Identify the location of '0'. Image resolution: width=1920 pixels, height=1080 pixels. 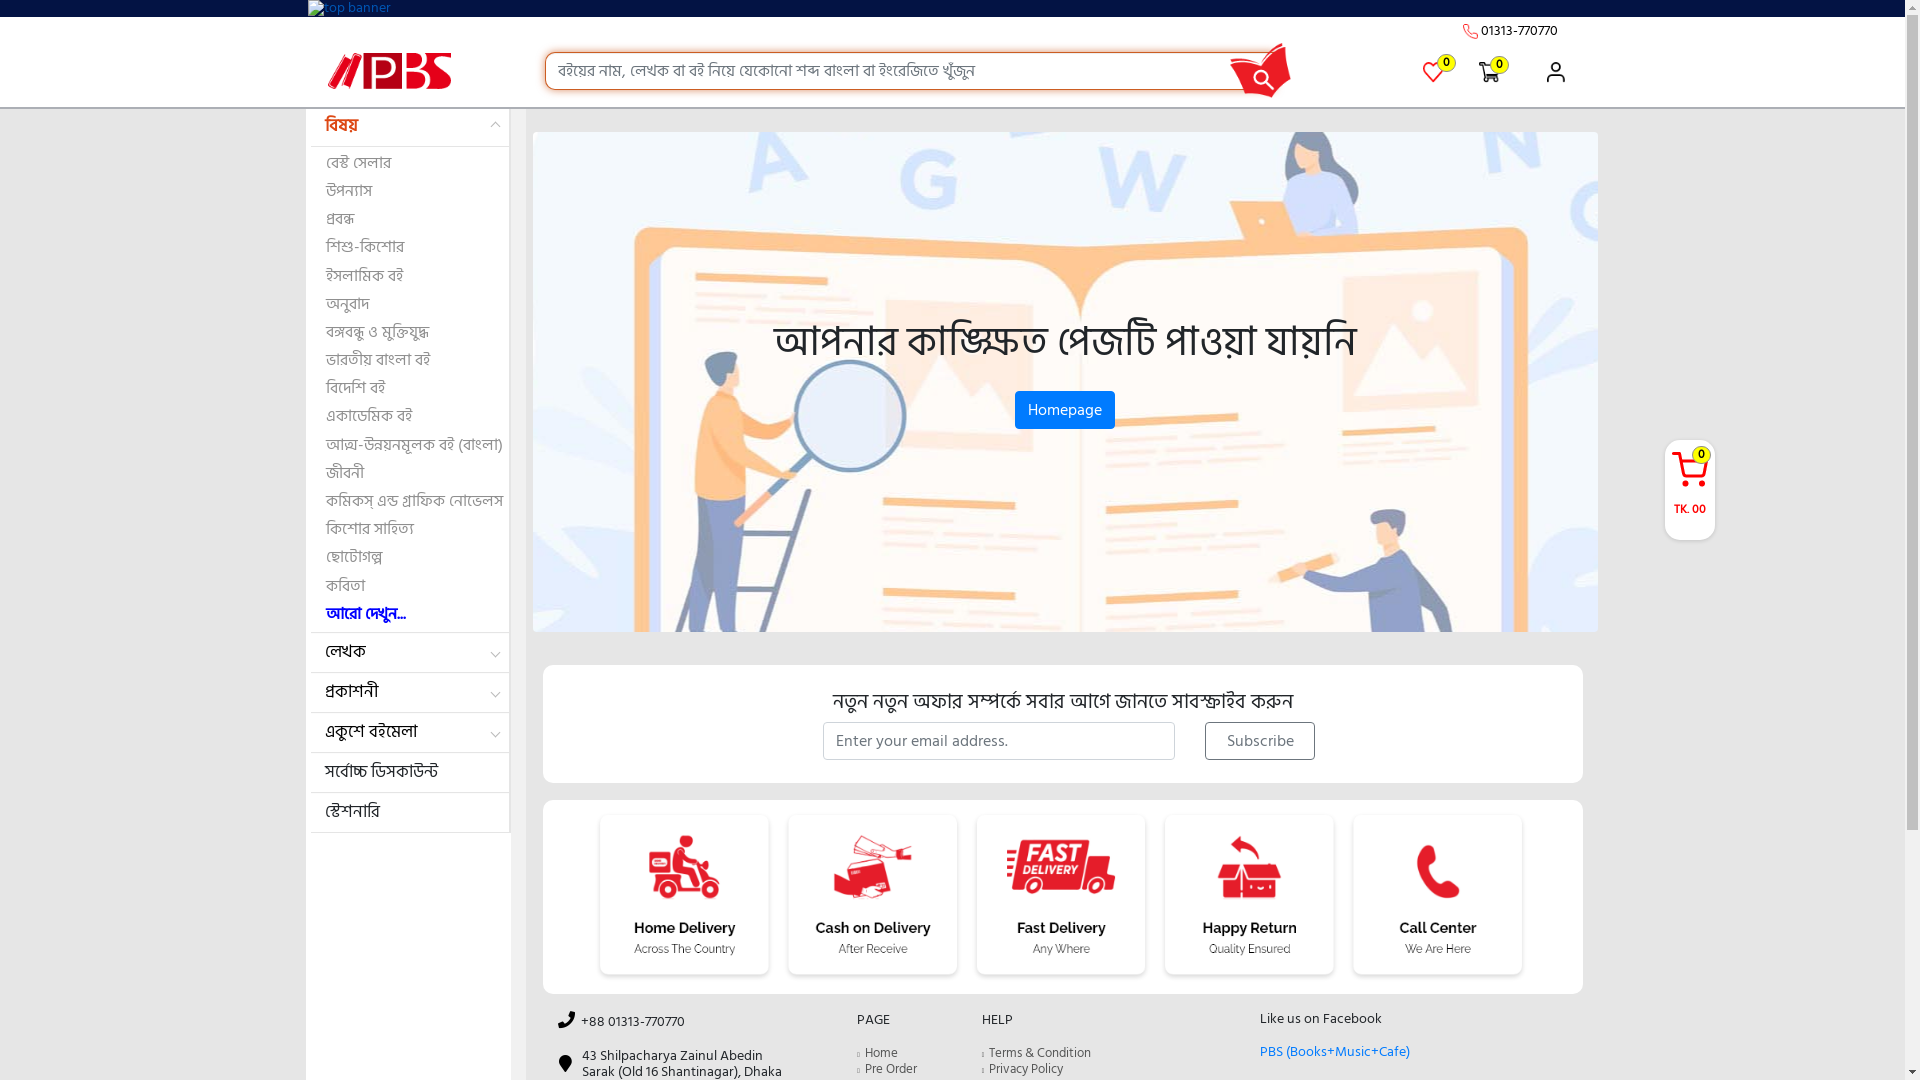
(1489, 70).